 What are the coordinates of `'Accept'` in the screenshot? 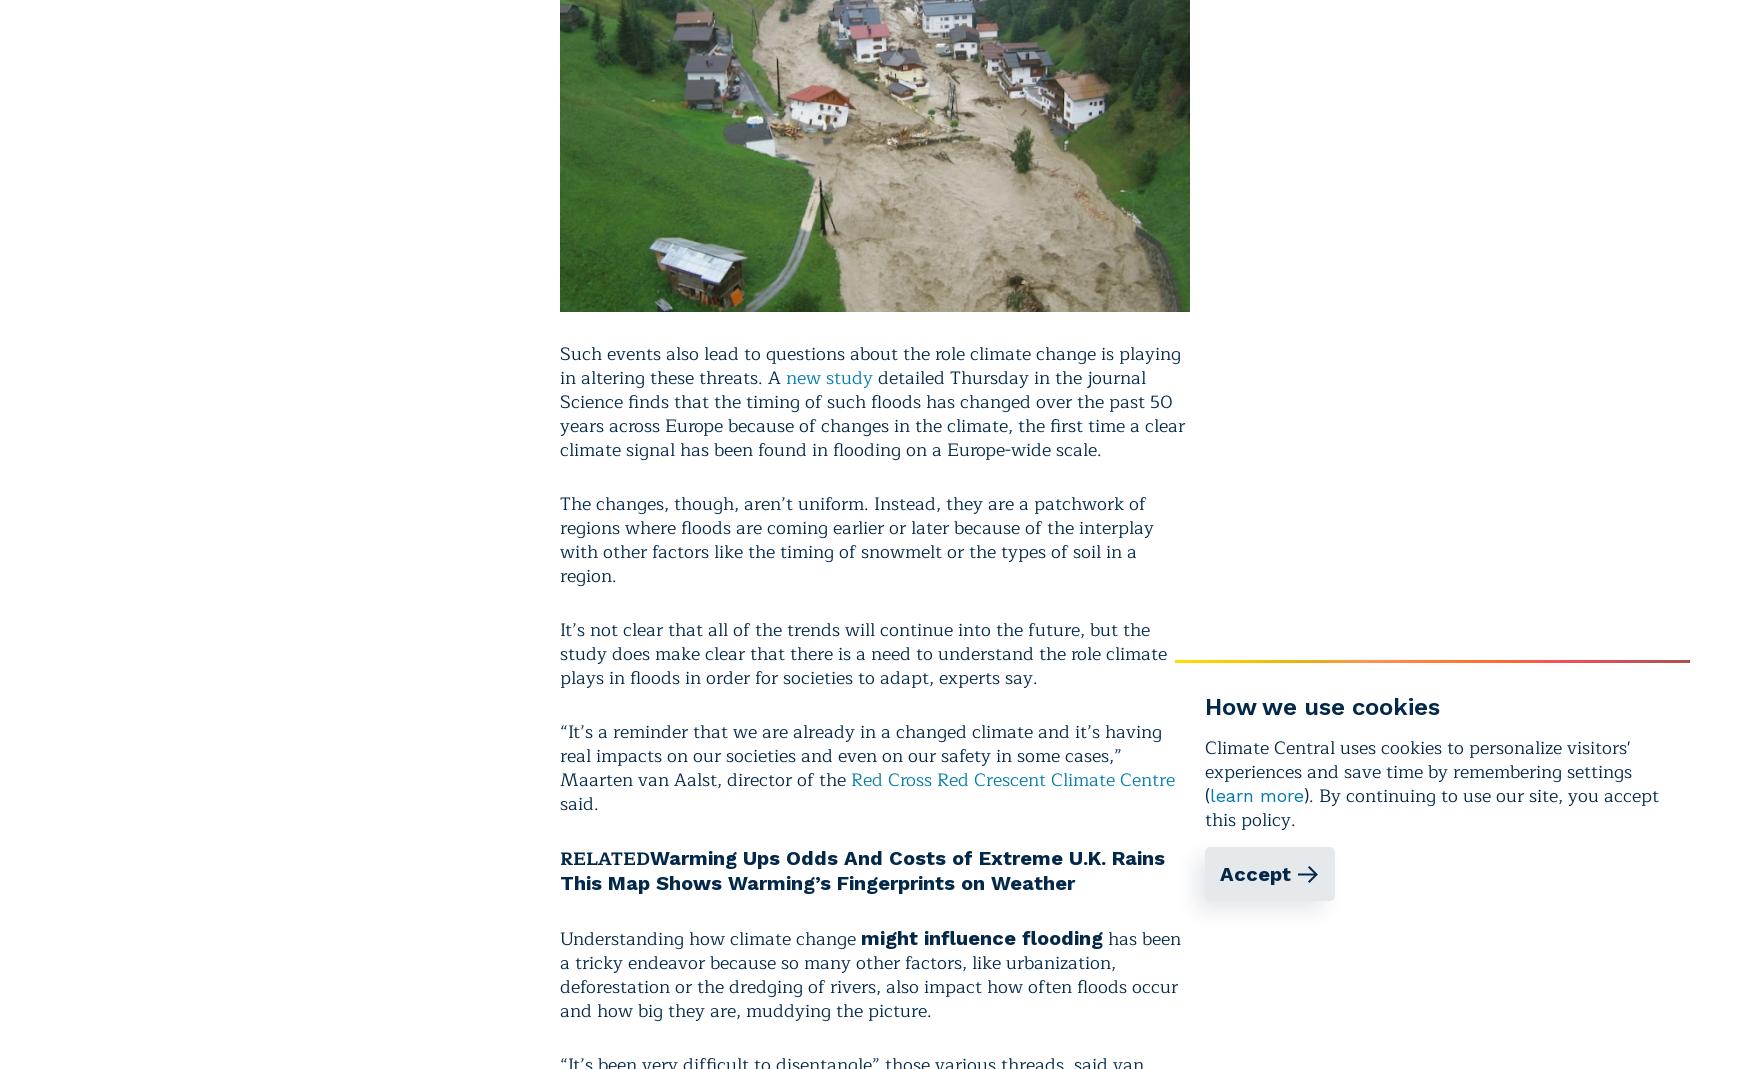 It's located at (1254, 873).